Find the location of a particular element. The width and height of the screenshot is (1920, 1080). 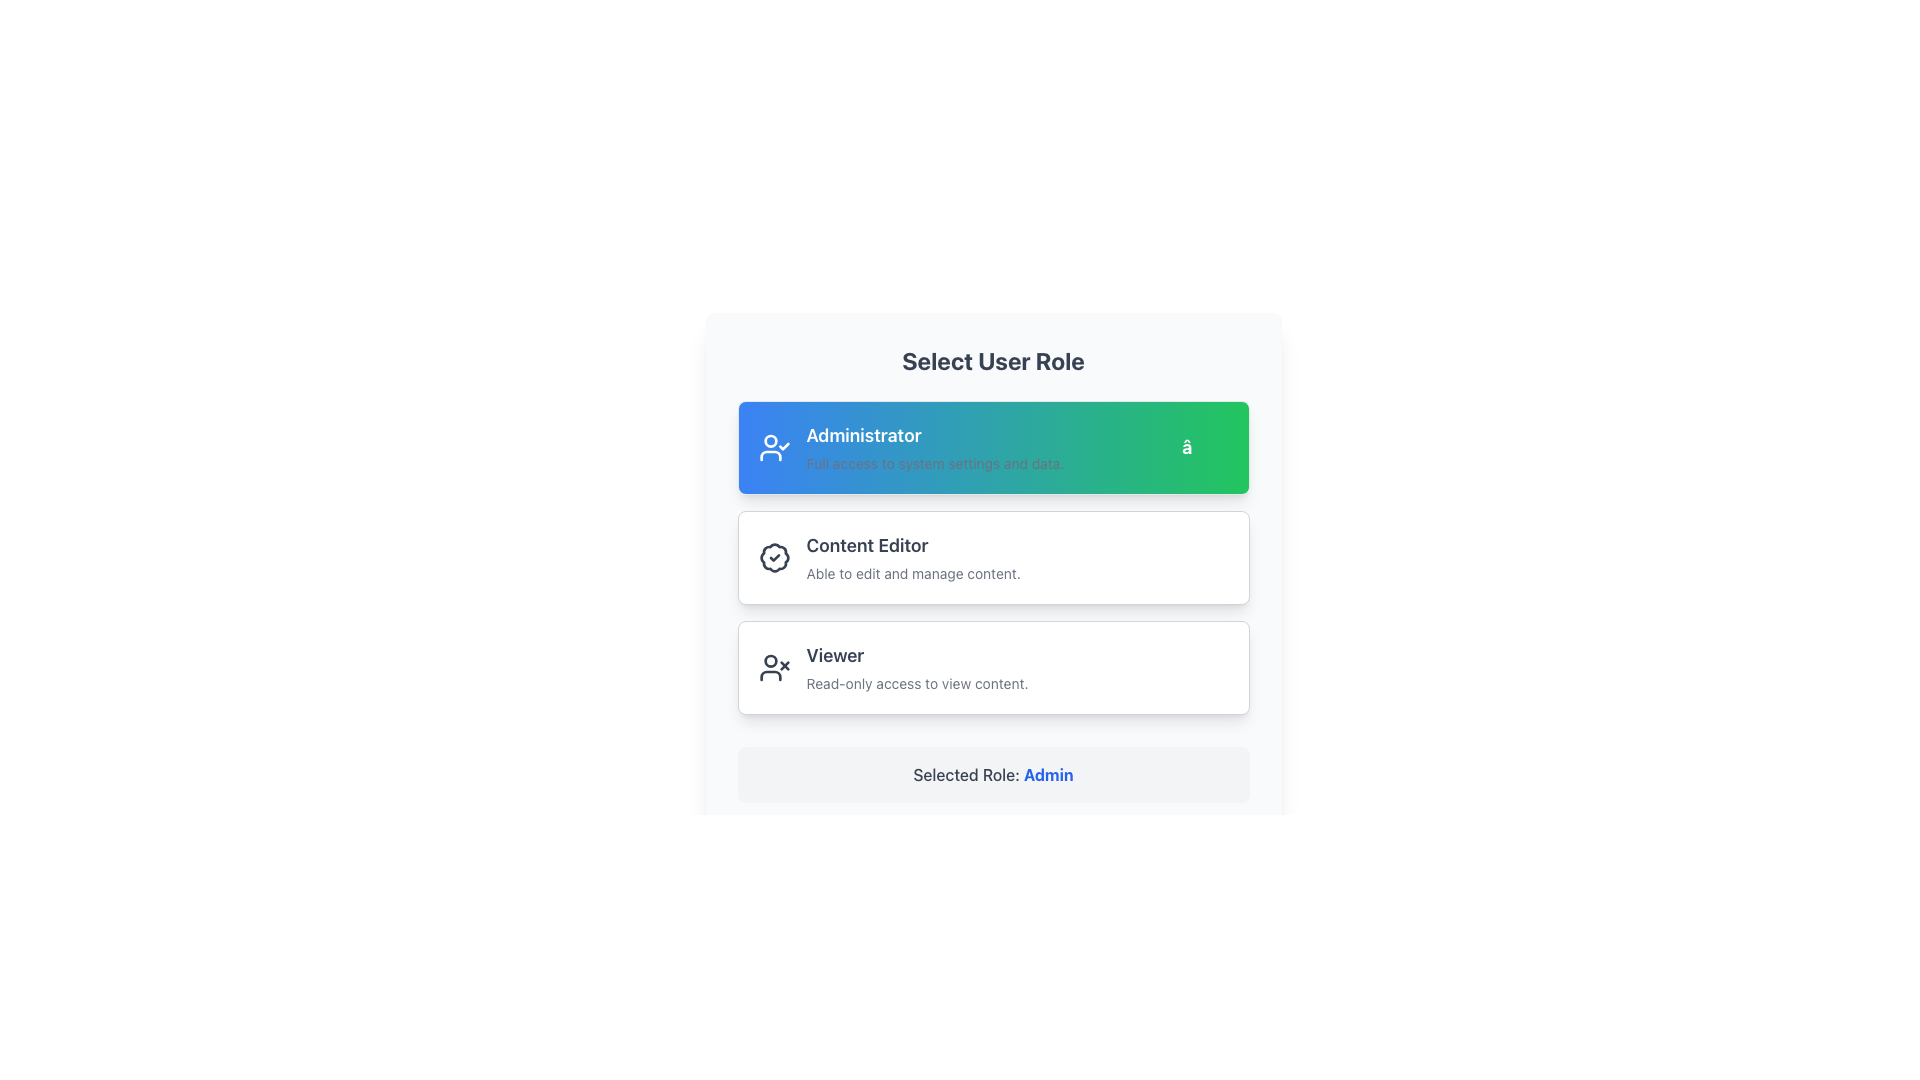

bold, blue-text word 'Admin' which is the last word in the phrase 'Selected Role: Admin' located at the bottom area of the interface is located at coordinates (1047, 774).